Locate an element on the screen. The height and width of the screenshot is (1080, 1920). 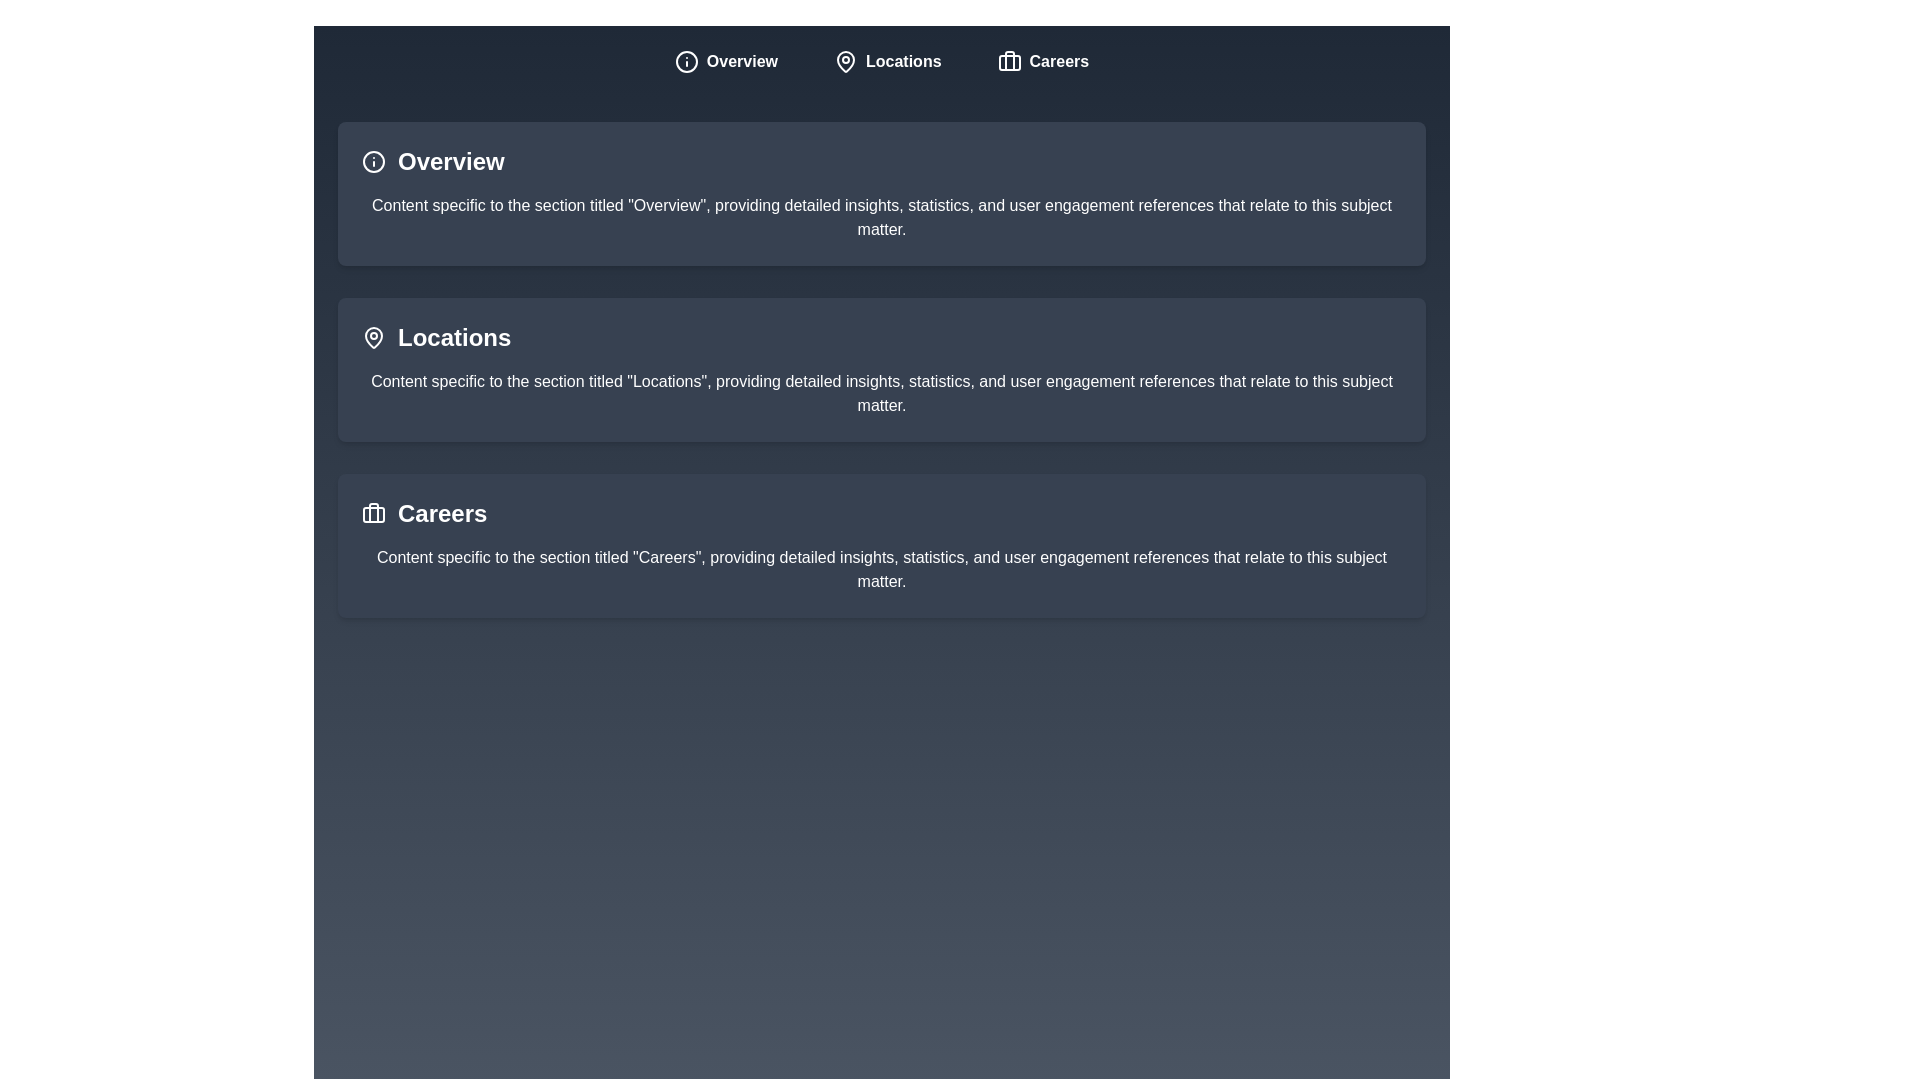
the decorative shape representing the briefcase icon in the navigation bar labeled 'Careers' is located at coordinates (1009, 61).